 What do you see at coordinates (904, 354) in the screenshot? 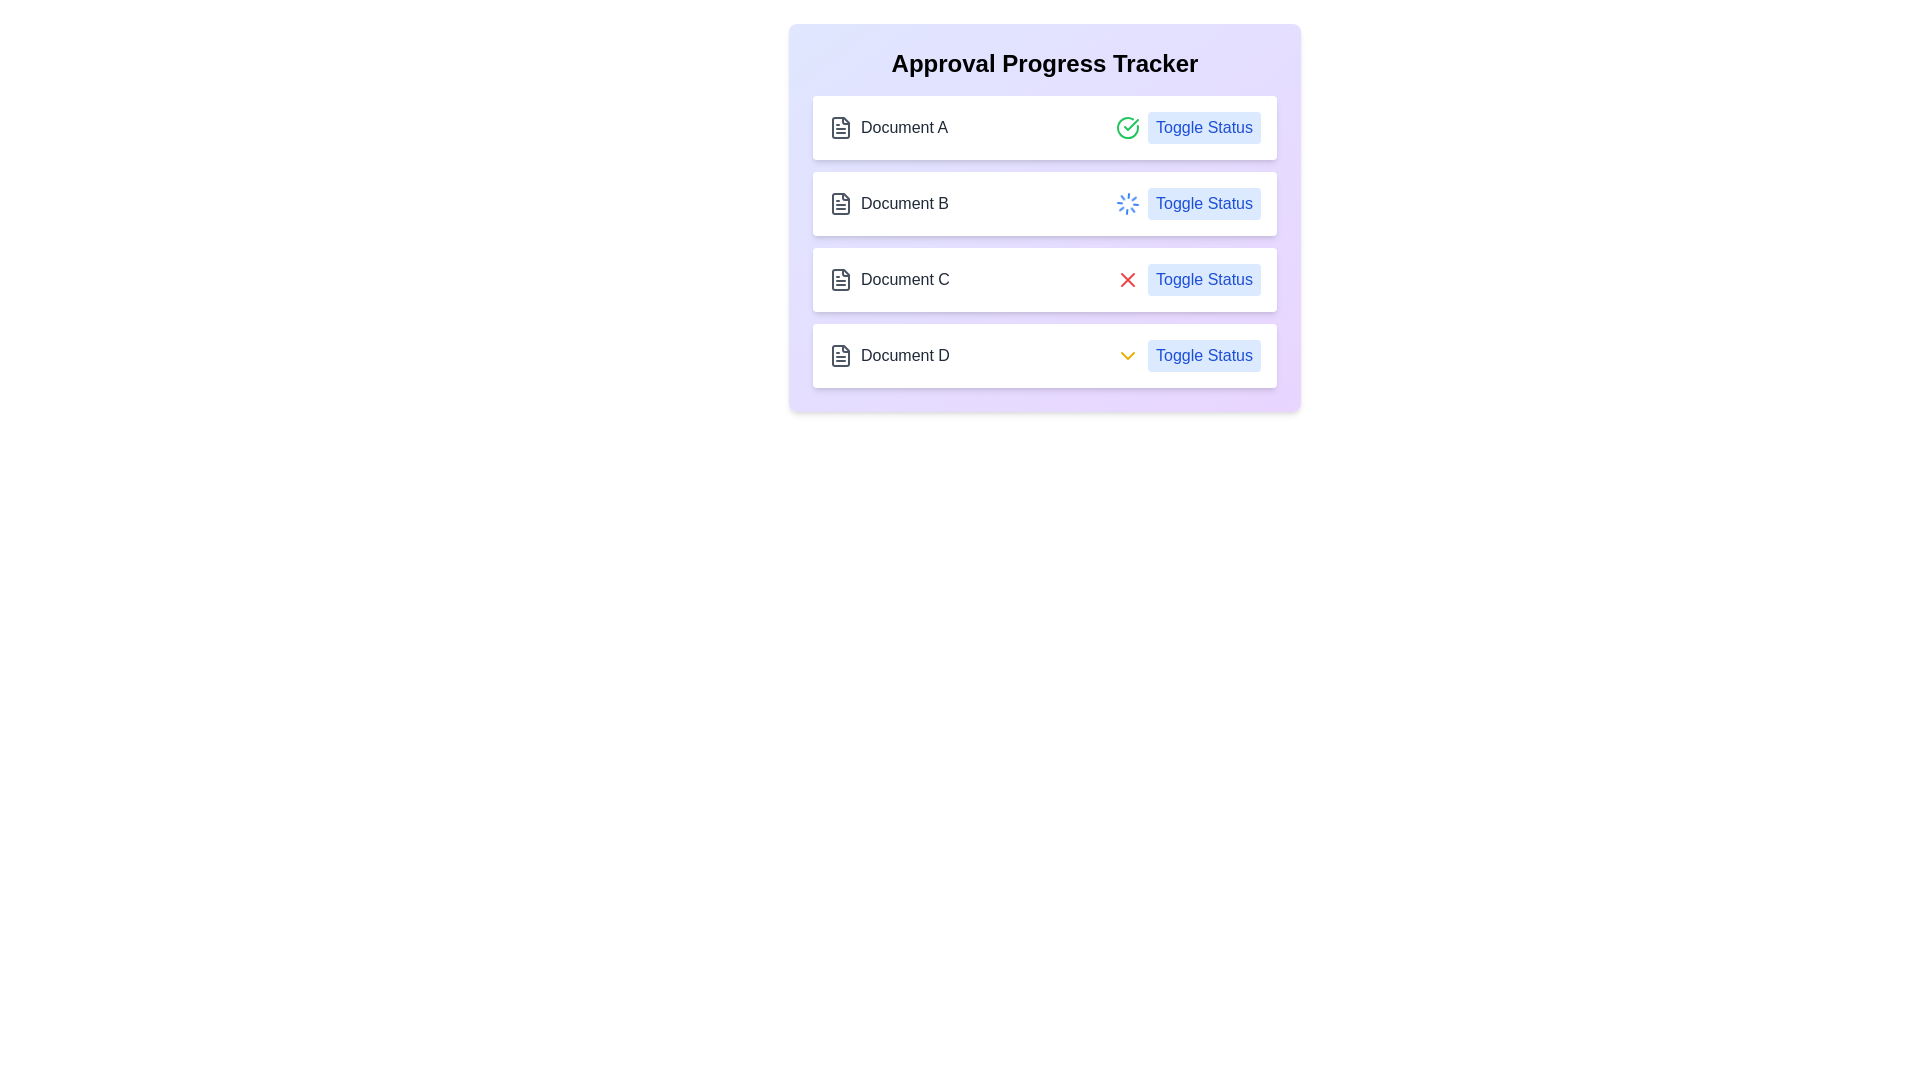
I see `the textual element reading 'Document D' within the 'Approval Progress Tracker' list, which is styled with medium font weight and gray color` at bounding box center [904, 354].